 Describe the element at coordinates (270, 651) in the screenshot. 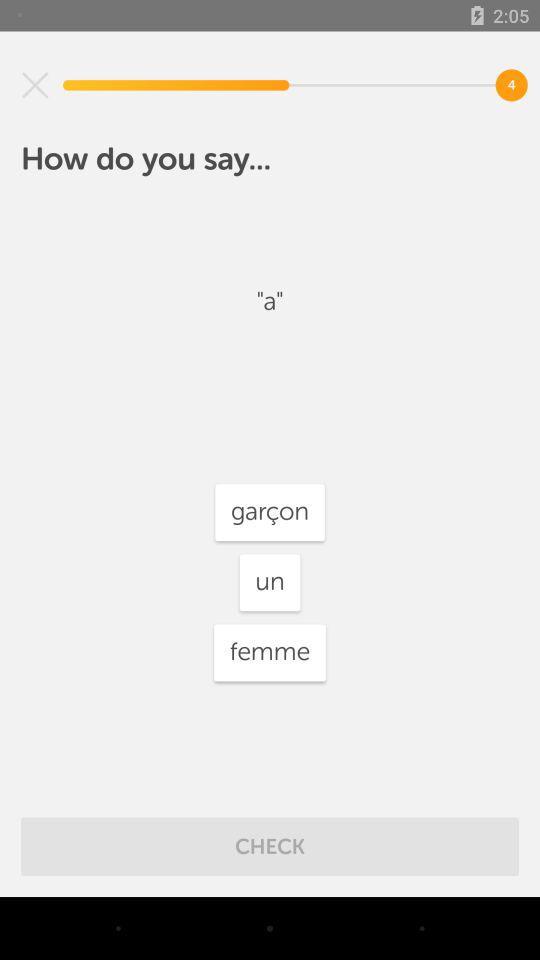

I see `the femme icon` at that location.